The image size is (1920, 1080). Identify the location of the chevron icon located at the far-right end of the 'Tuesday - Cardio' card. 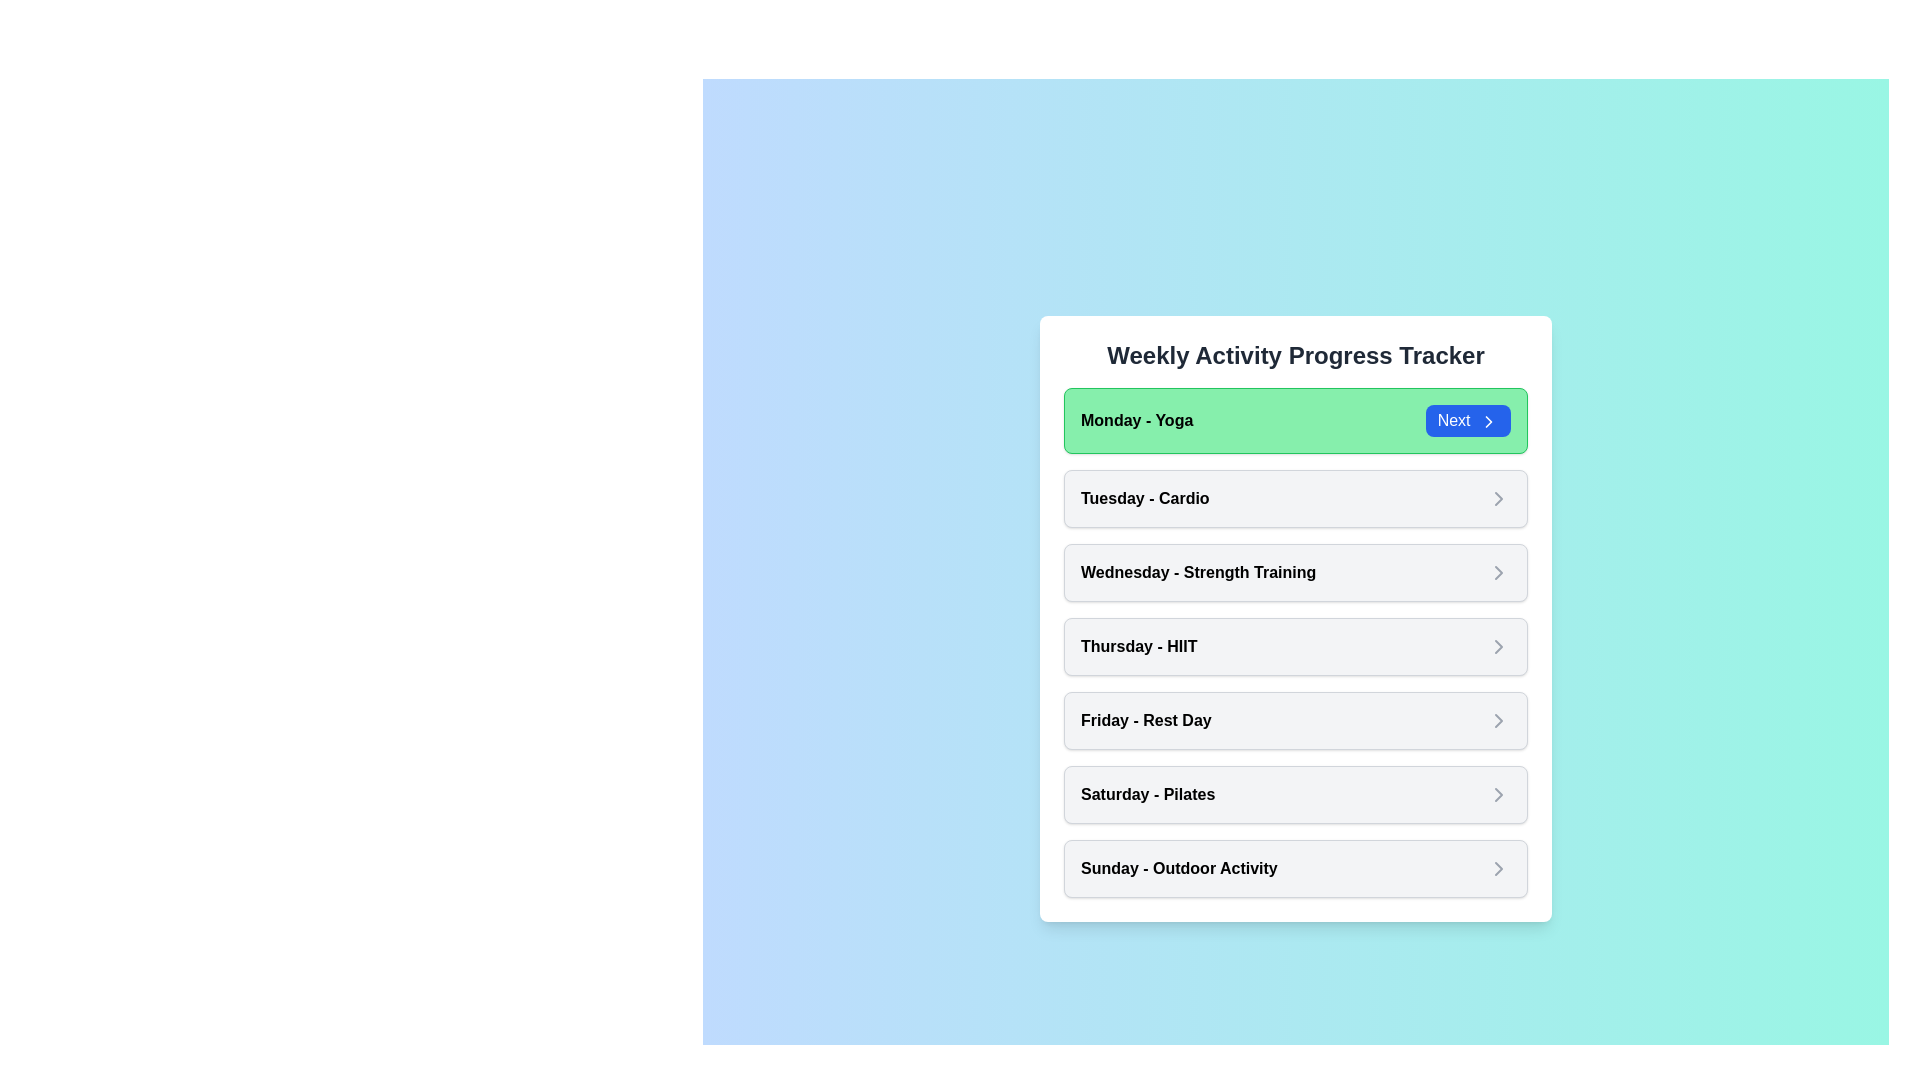
(1498, 497).